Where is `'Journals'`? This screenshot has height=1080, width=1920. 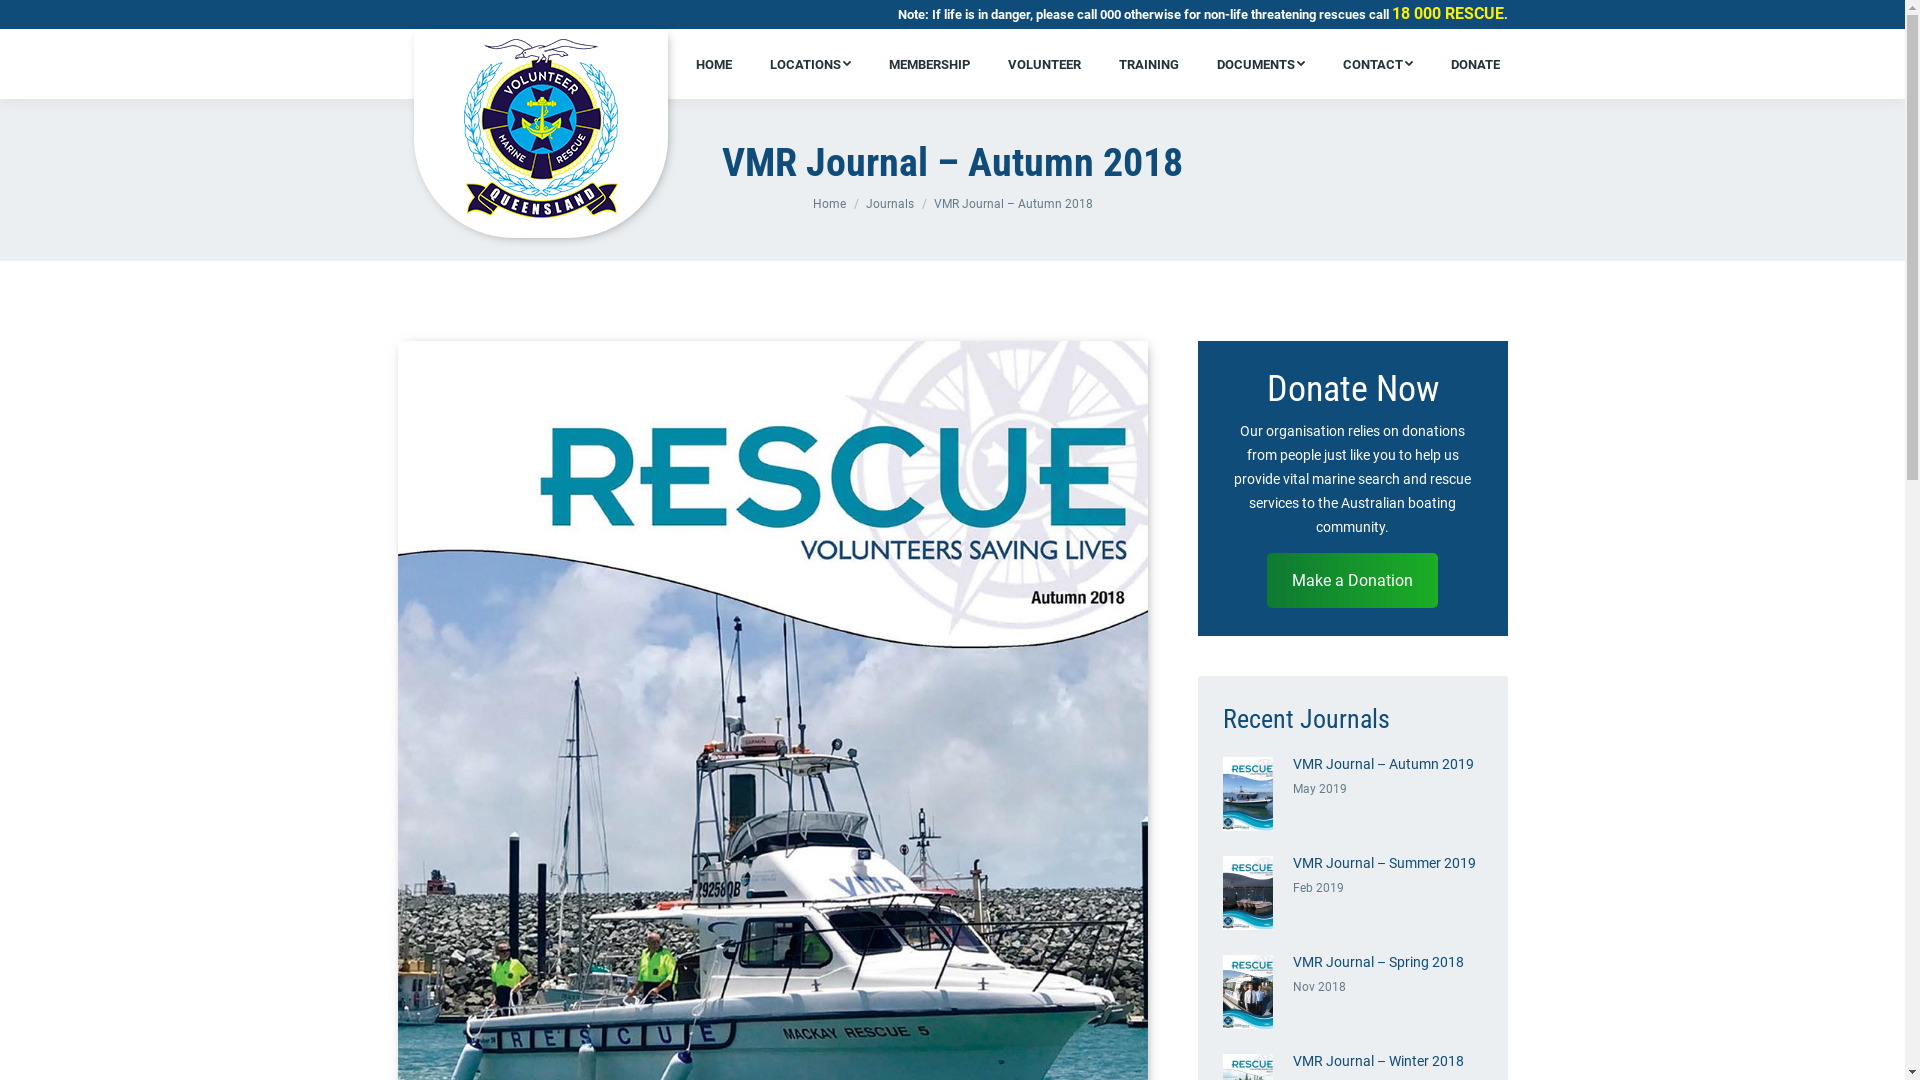
'Journals' is located at coordinates (888, 204).